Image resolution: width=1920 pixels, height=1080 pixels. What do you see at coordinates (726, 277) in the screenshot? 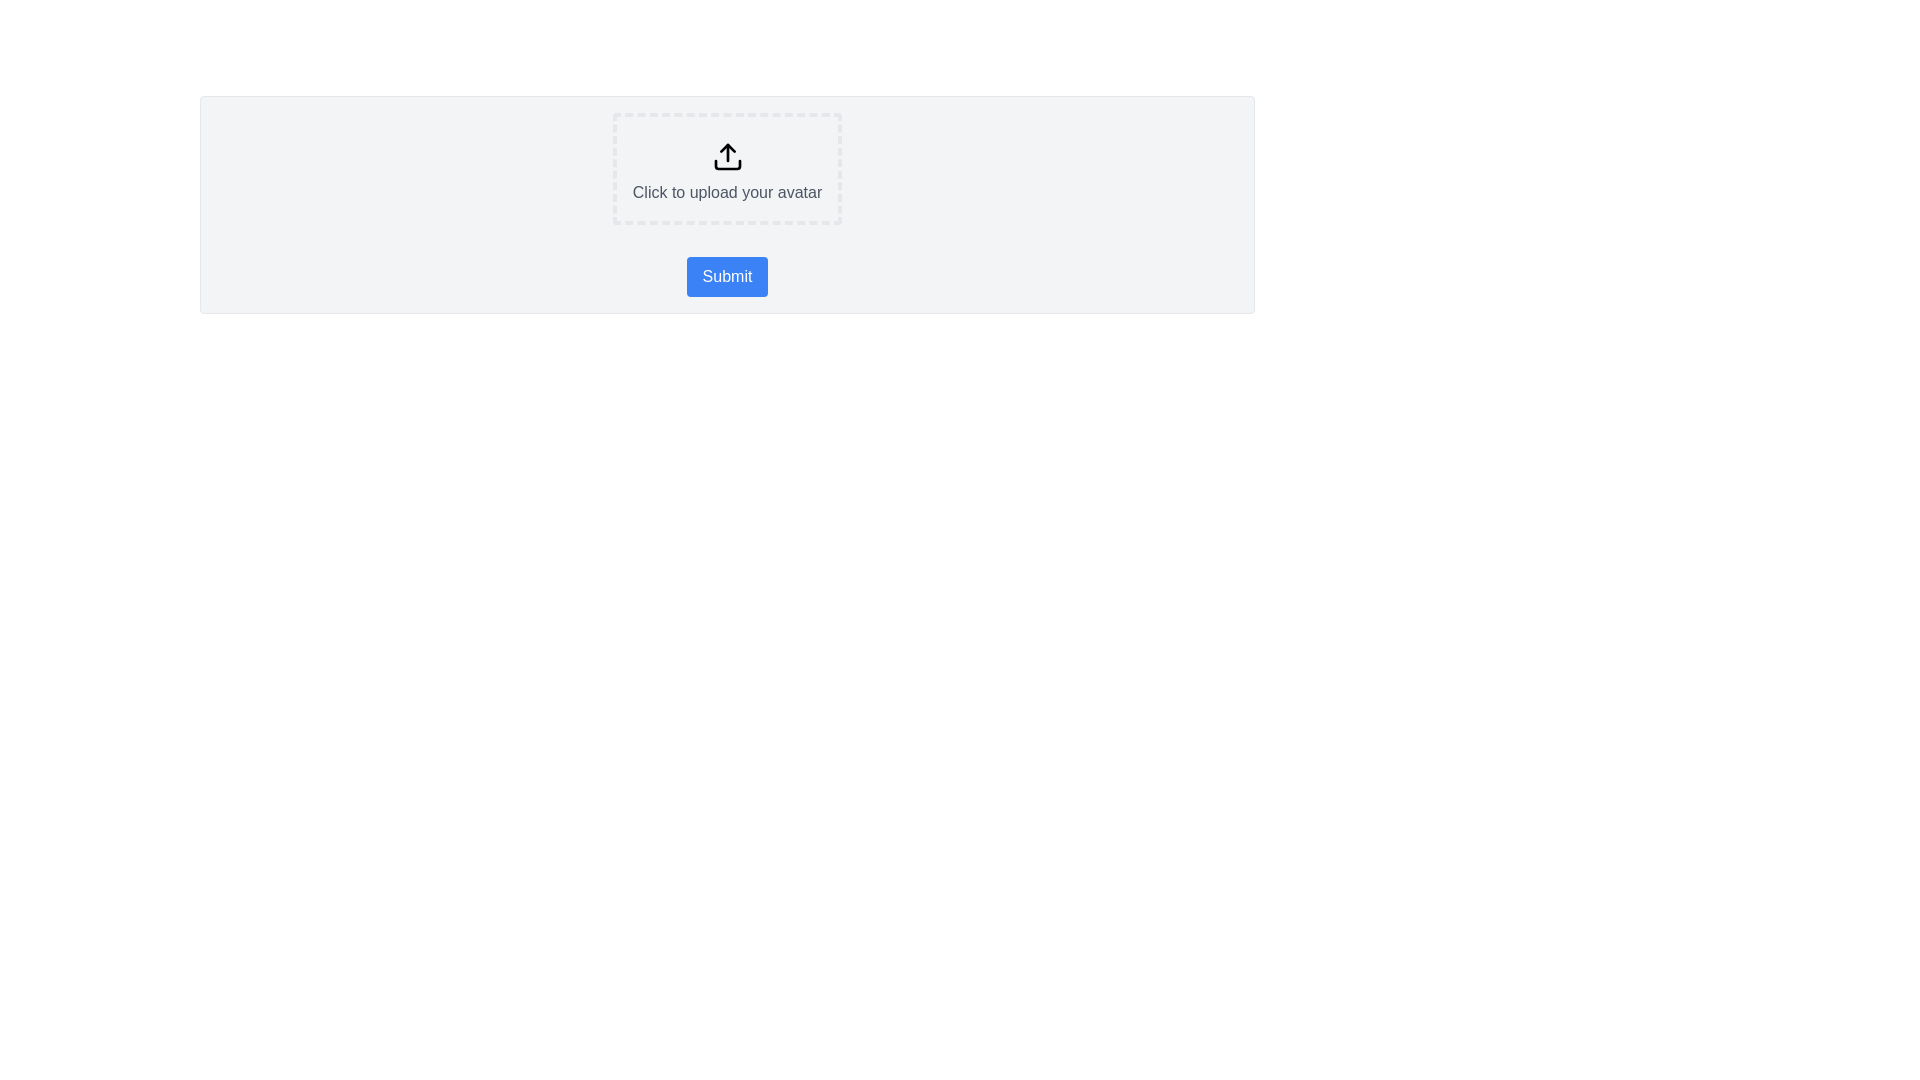
I see `the 'Submit' button with a blue background and white text to engage its hover effects` at bounding box center [726, 277].